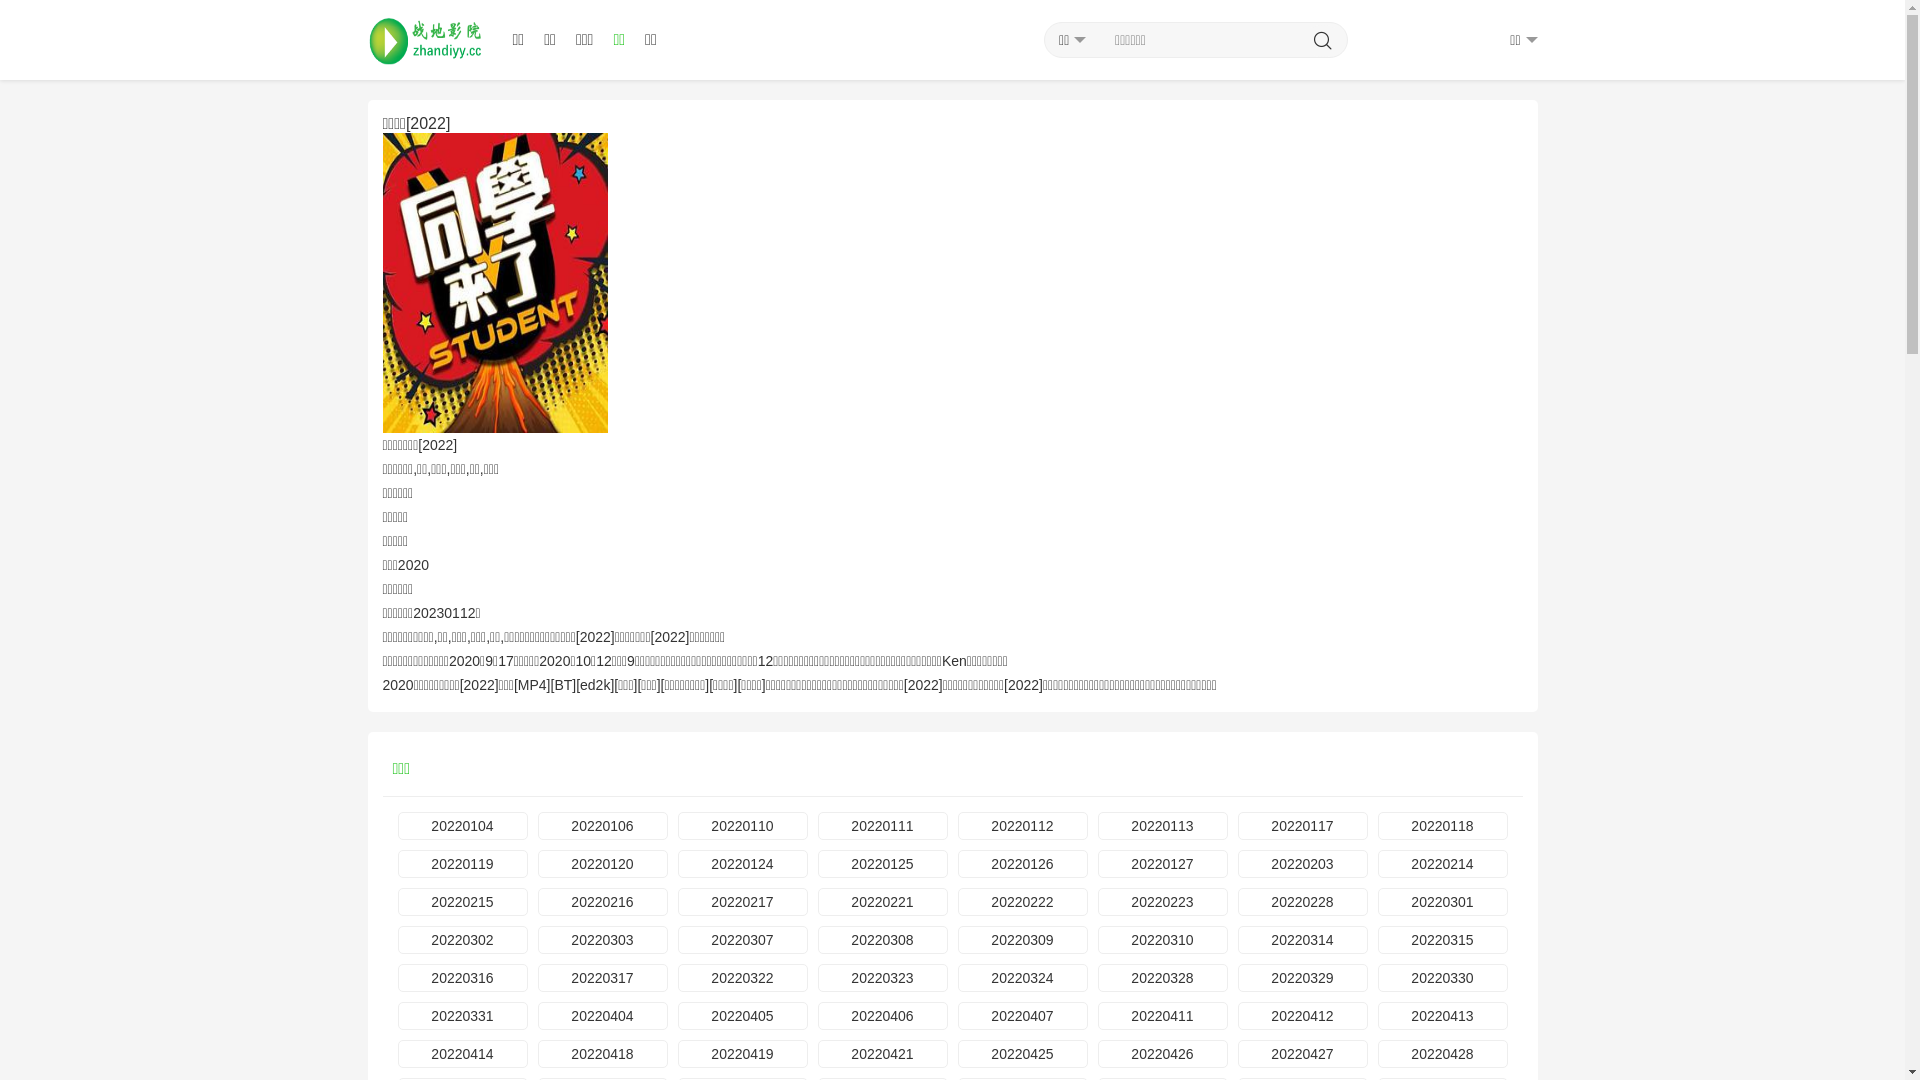 The height and width of the screenshot is (1080, 1920). Describe the element at coordinates (1302, 940) in the screenshot. I see `'20220314'` at that location.